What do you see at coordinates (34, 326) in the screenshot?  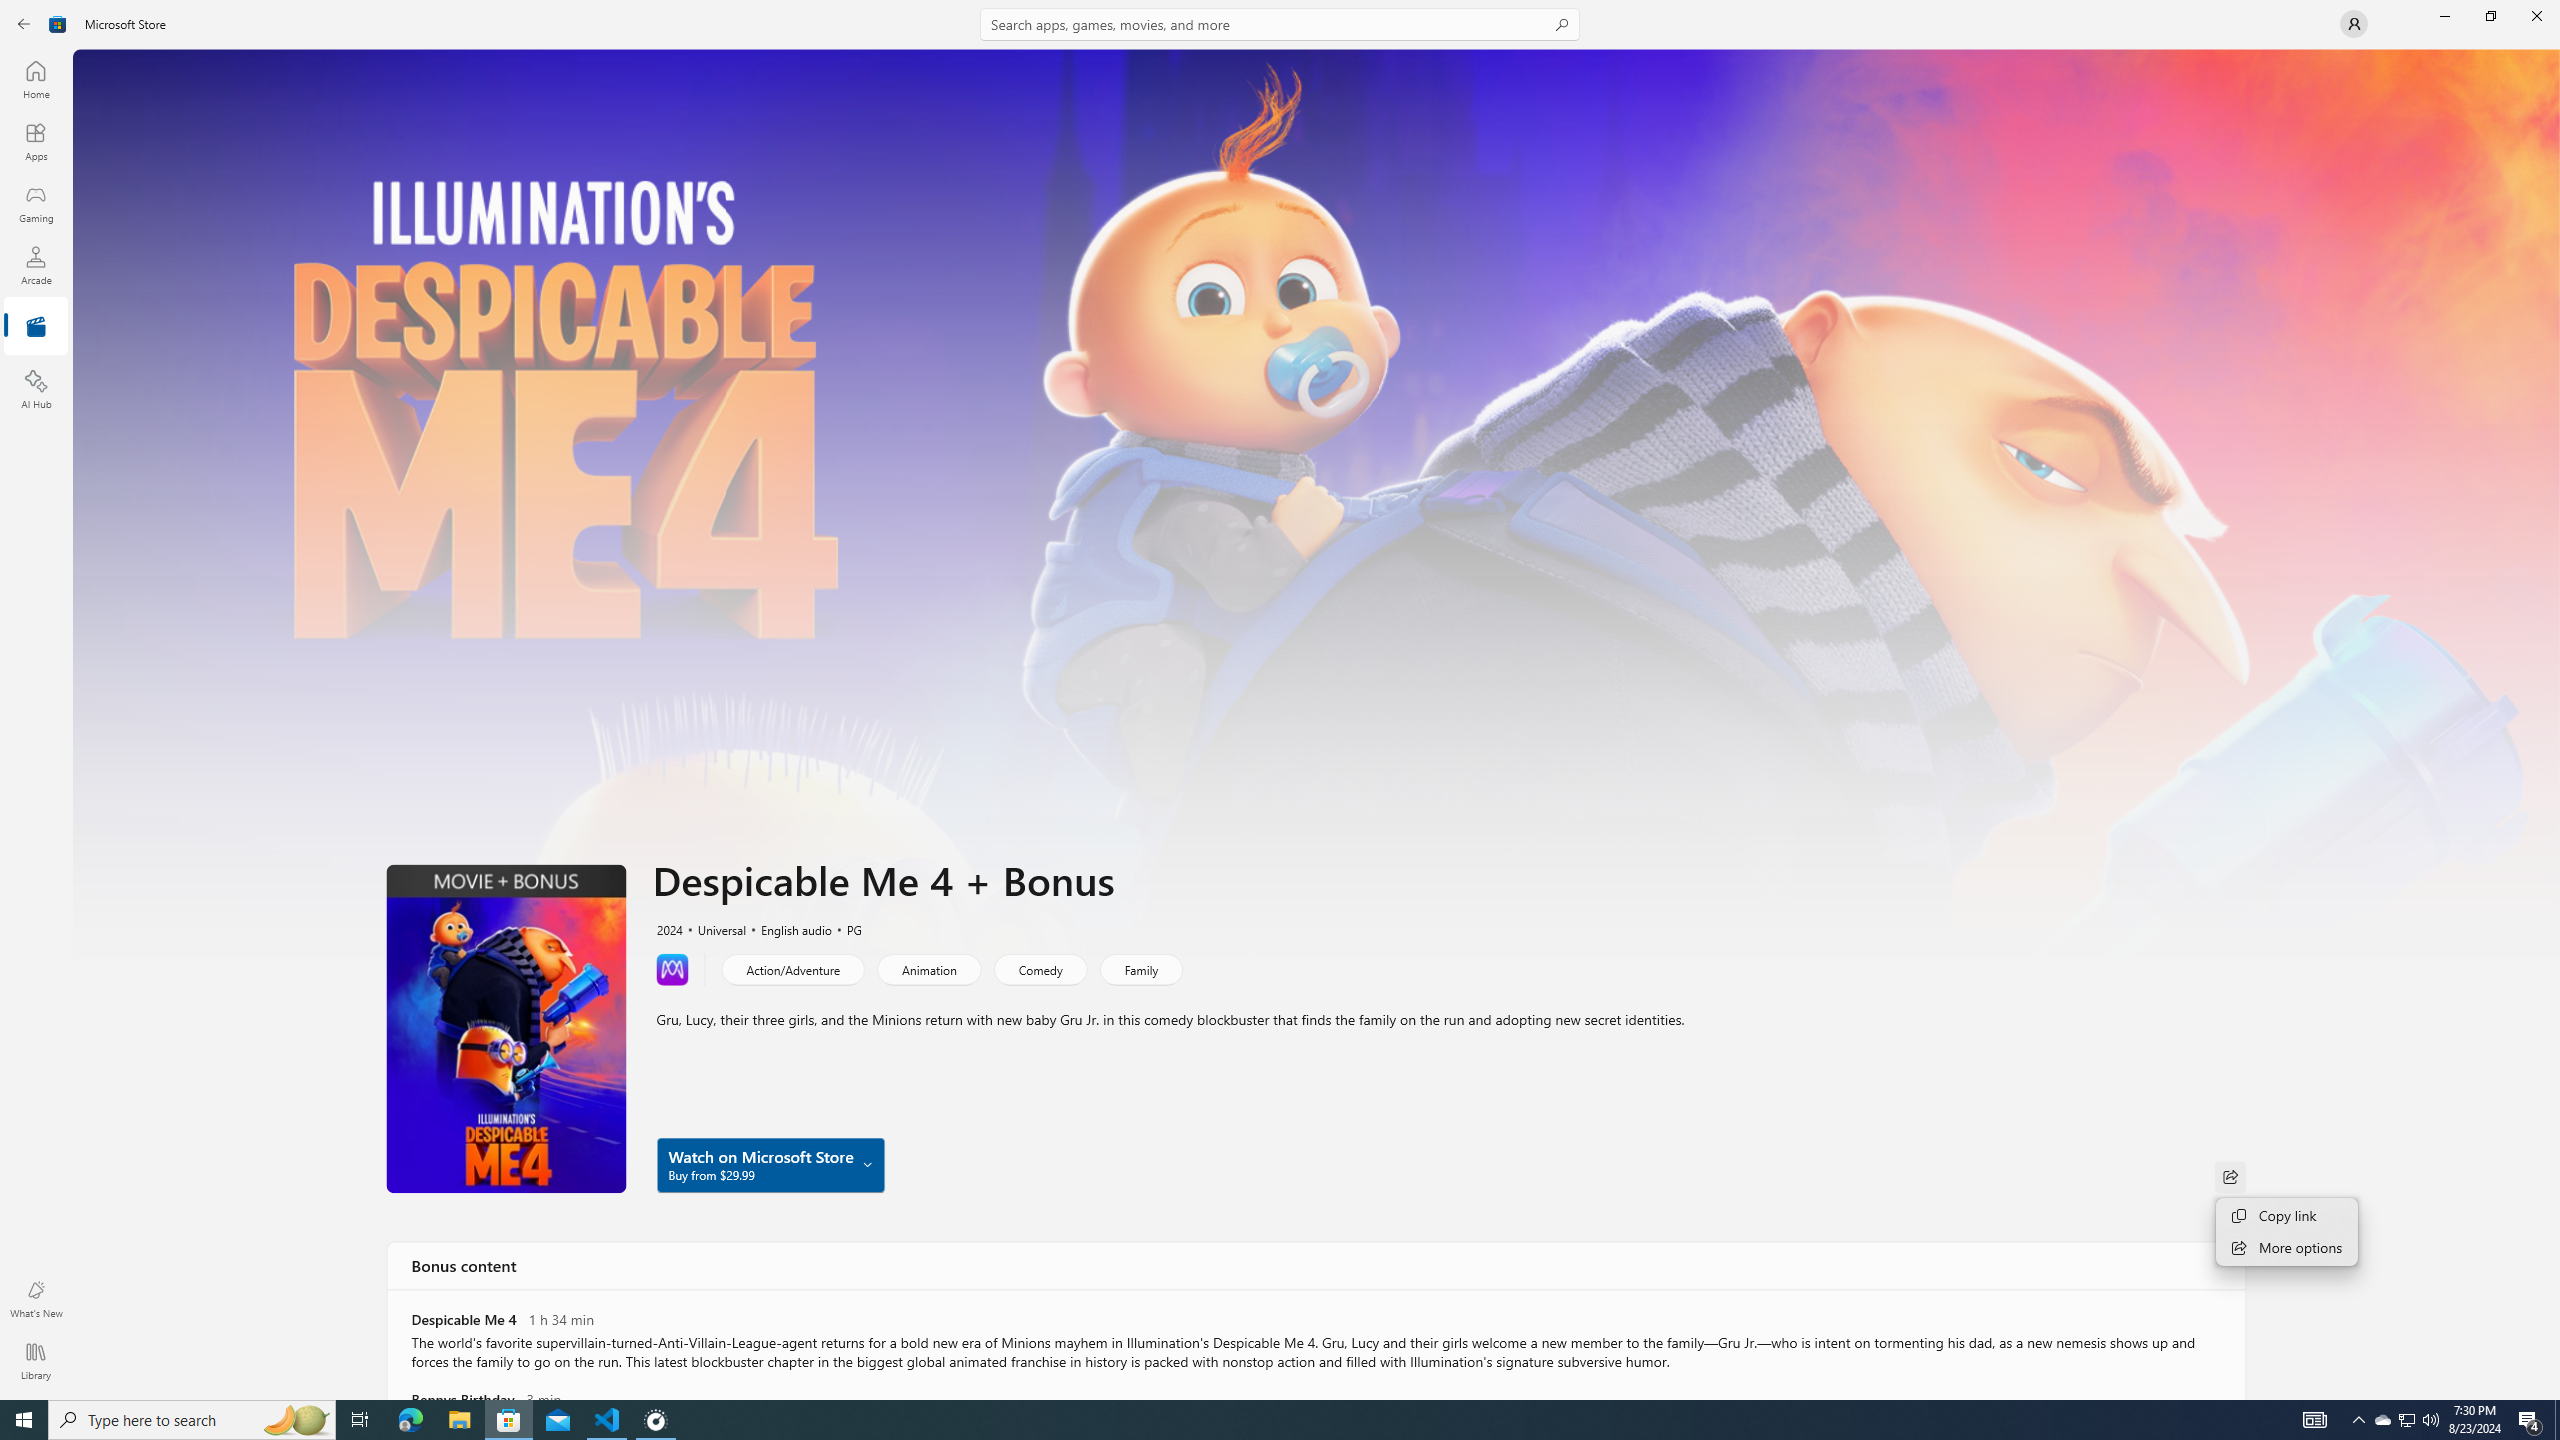 I see `'Entertainment'` at bounding box center [34, 326].